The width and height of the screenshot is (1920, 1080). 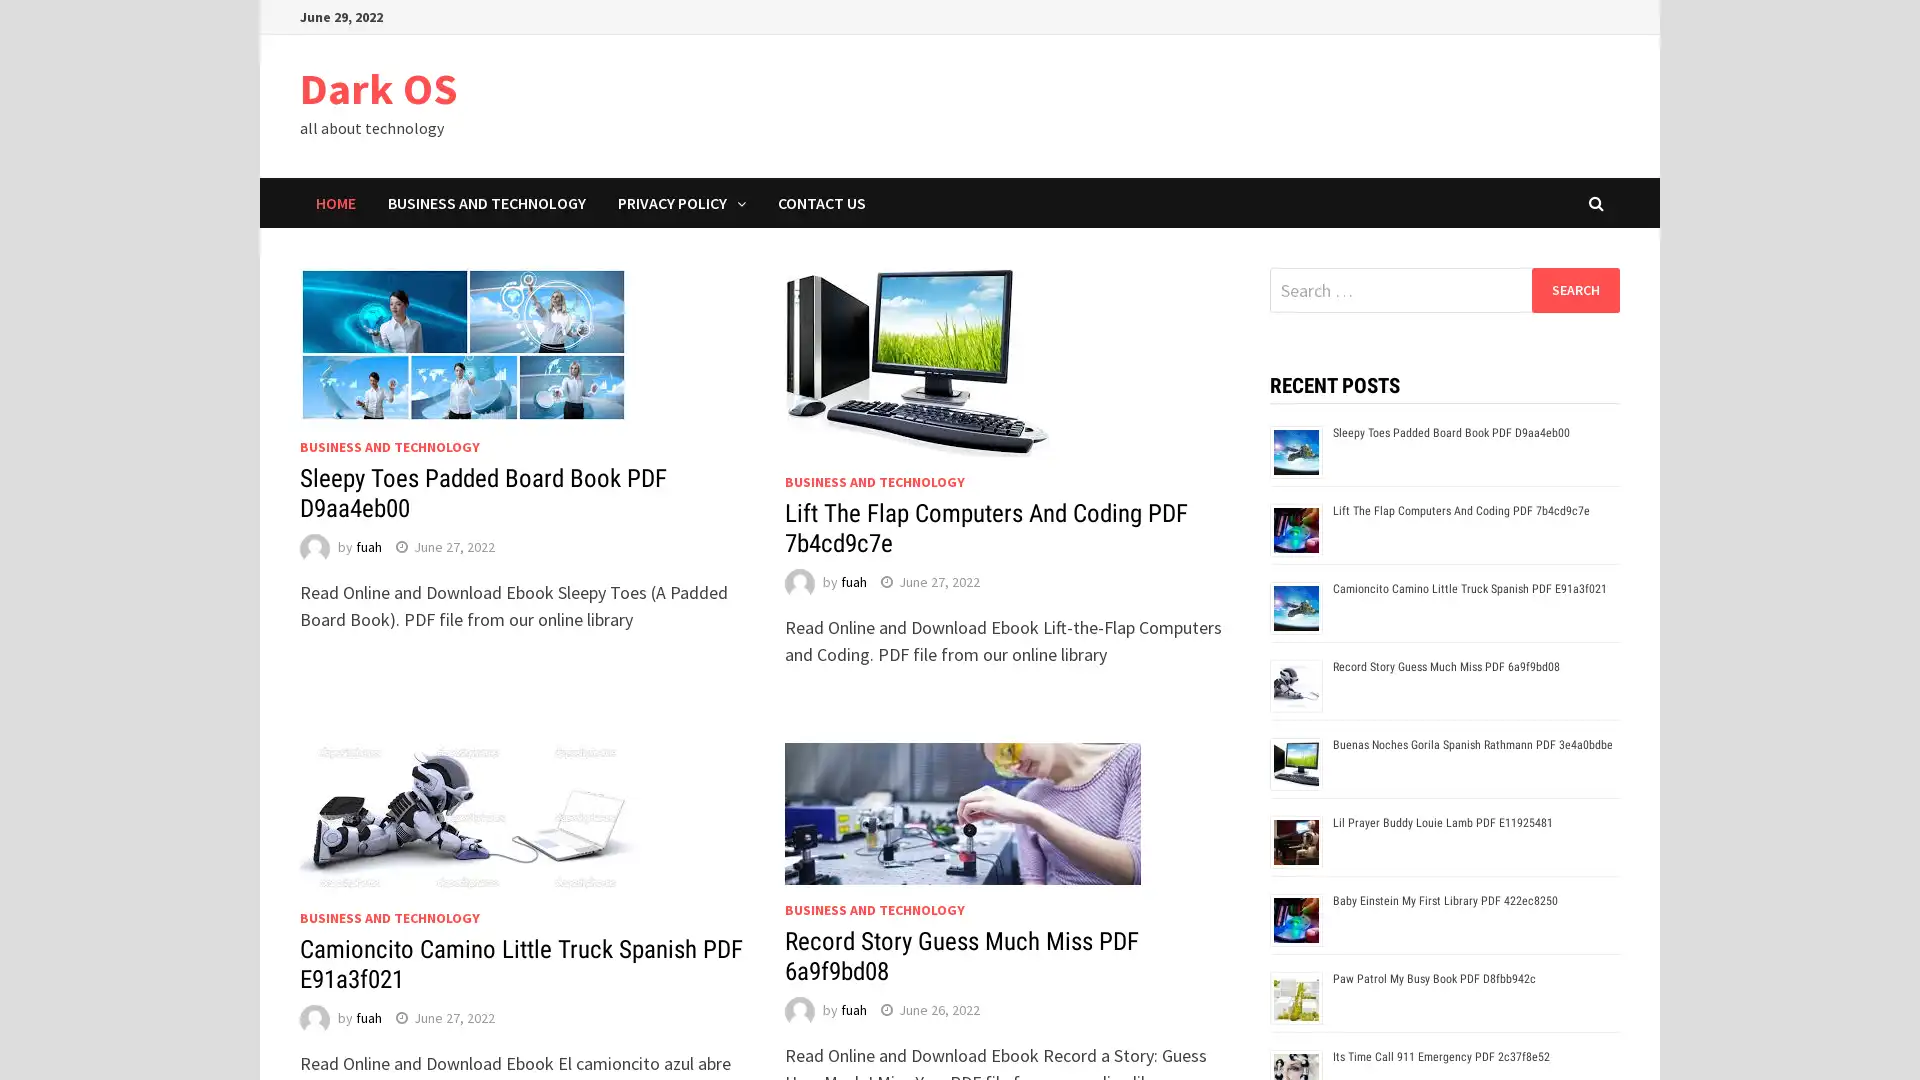 What do you see at coordinates (1574, 289) in the screenshot?
I see `Search` at bounding box center [1574, 289].